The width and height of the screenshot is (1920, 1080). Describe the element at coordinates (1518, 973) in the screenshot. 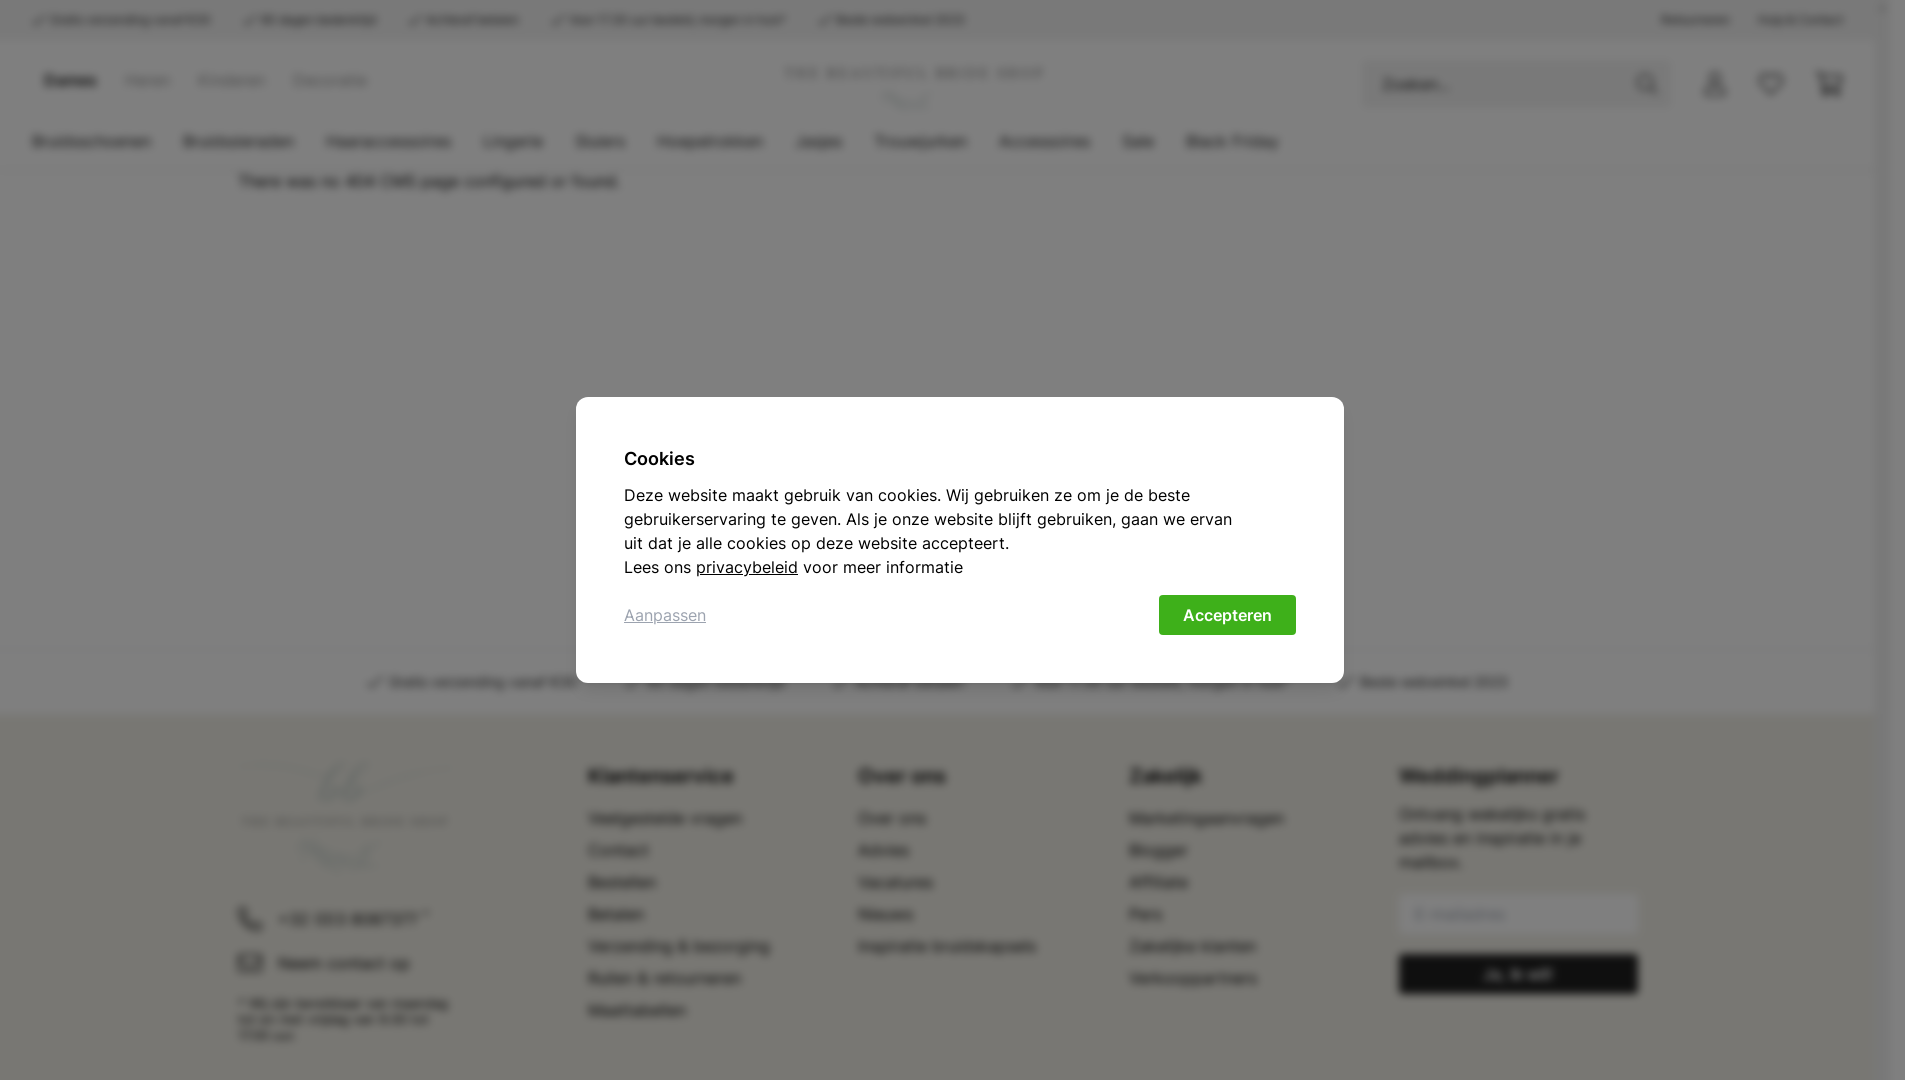

I see `'Ja, ik wil!'` at that location.